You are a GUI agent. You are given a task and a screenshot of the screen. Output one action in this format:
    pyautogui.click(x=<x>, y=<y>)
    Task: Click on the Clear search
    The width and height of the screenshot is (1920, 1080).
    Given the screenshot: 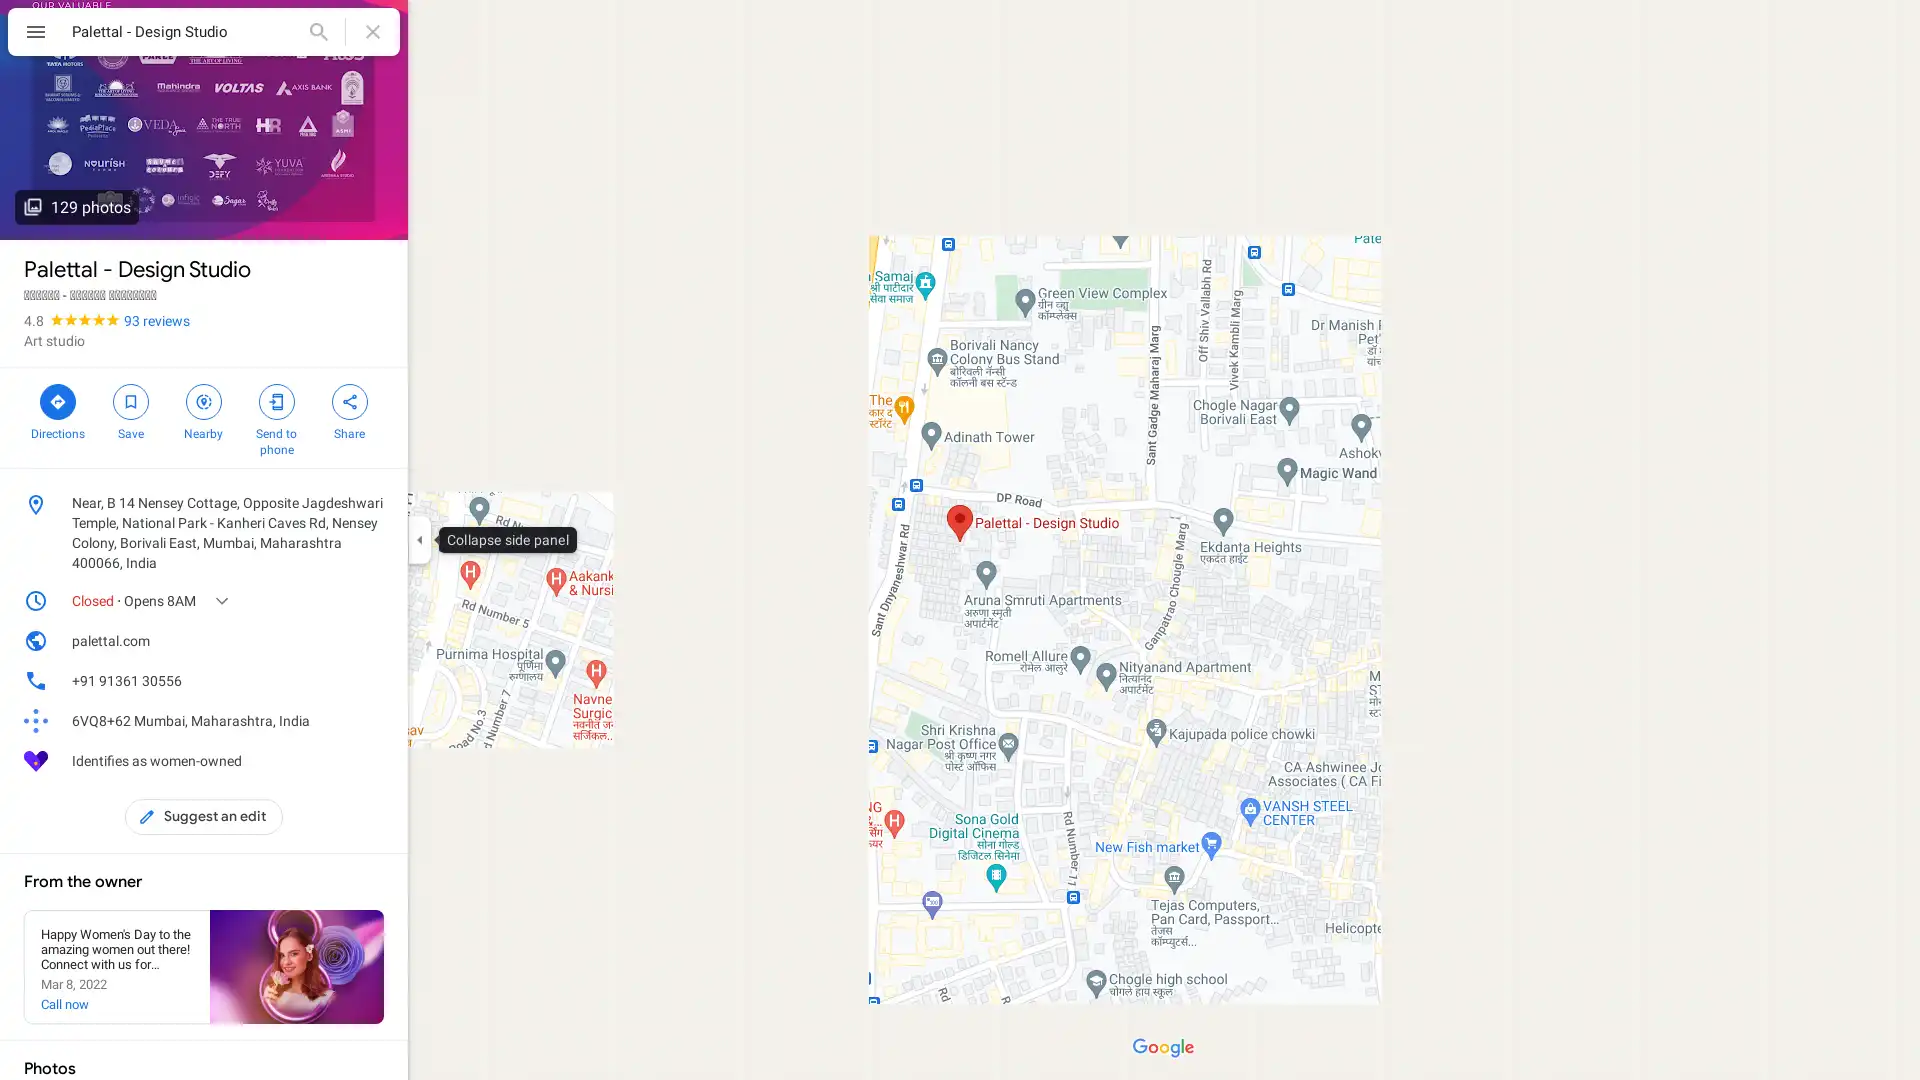 What is the action you would take?
    pyautogui.click(x=373, y=31)
    